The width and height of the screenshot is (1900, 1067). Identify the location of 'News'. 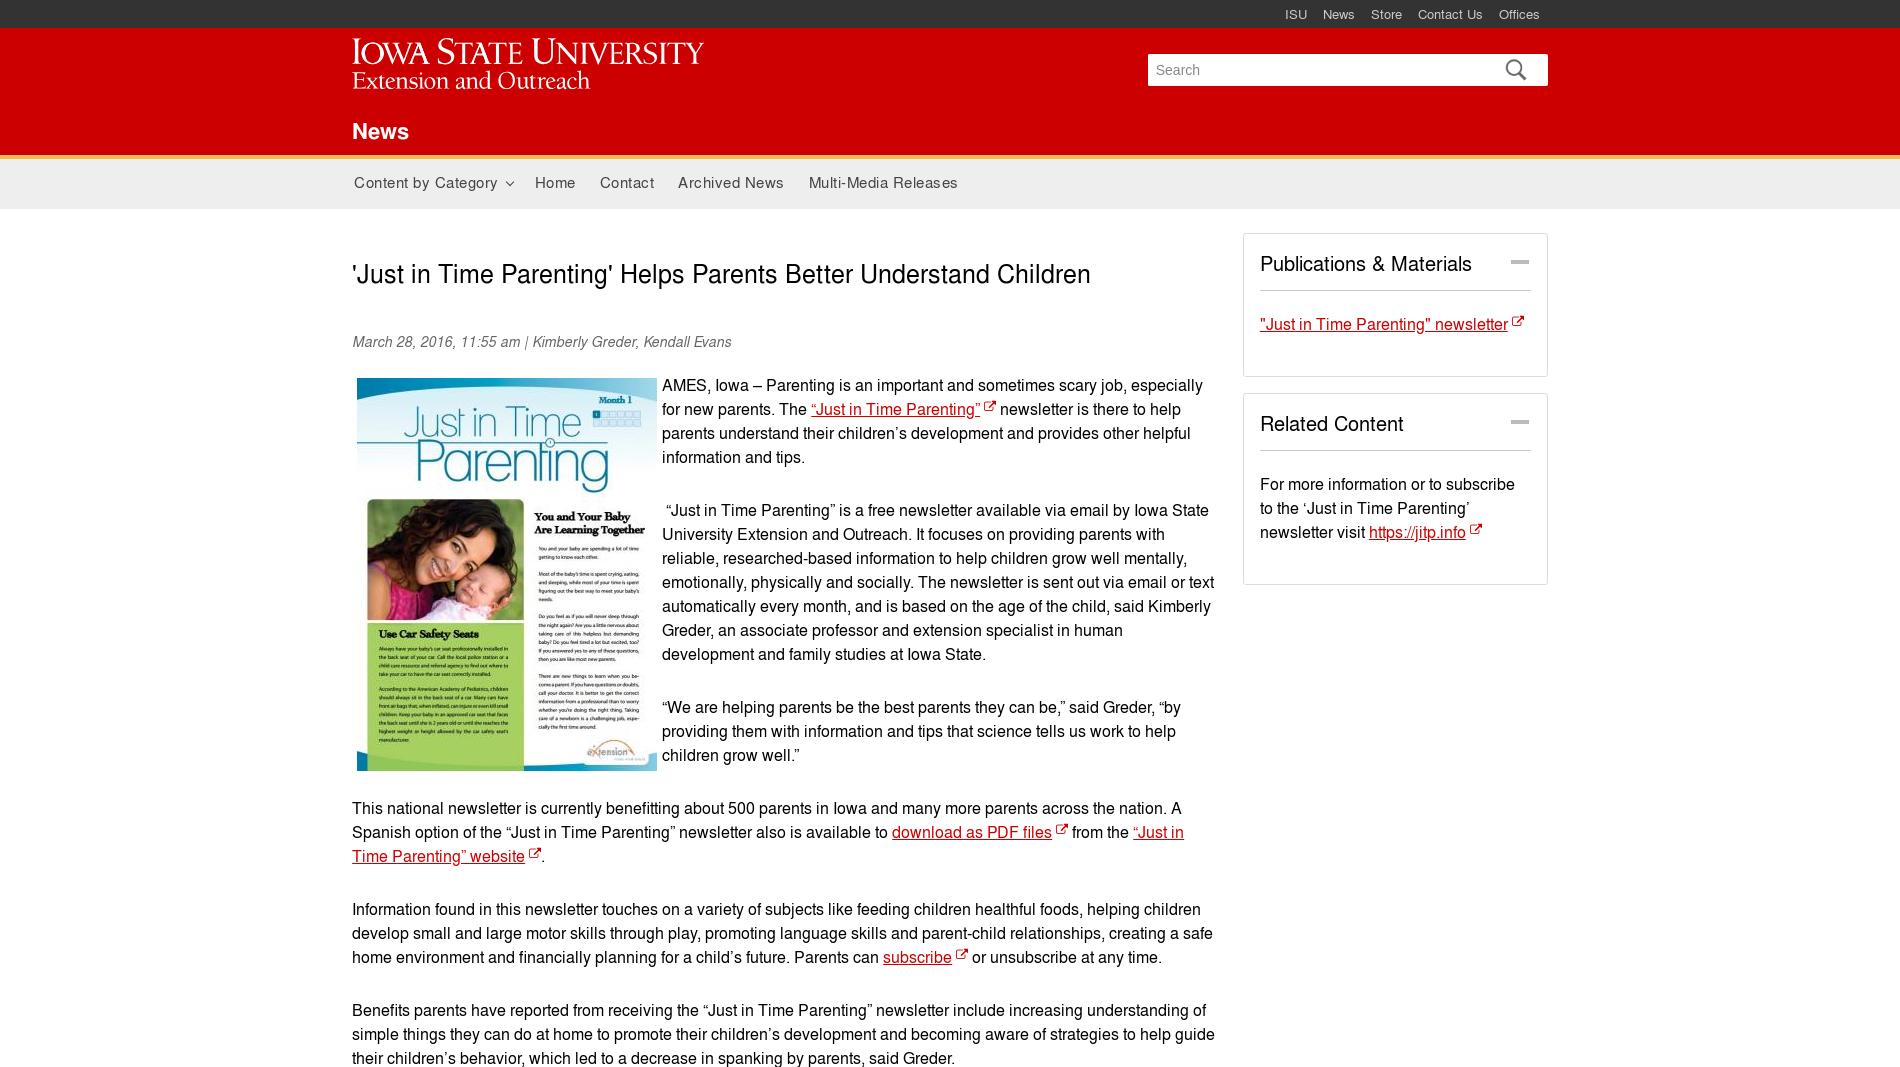
(379, 128).